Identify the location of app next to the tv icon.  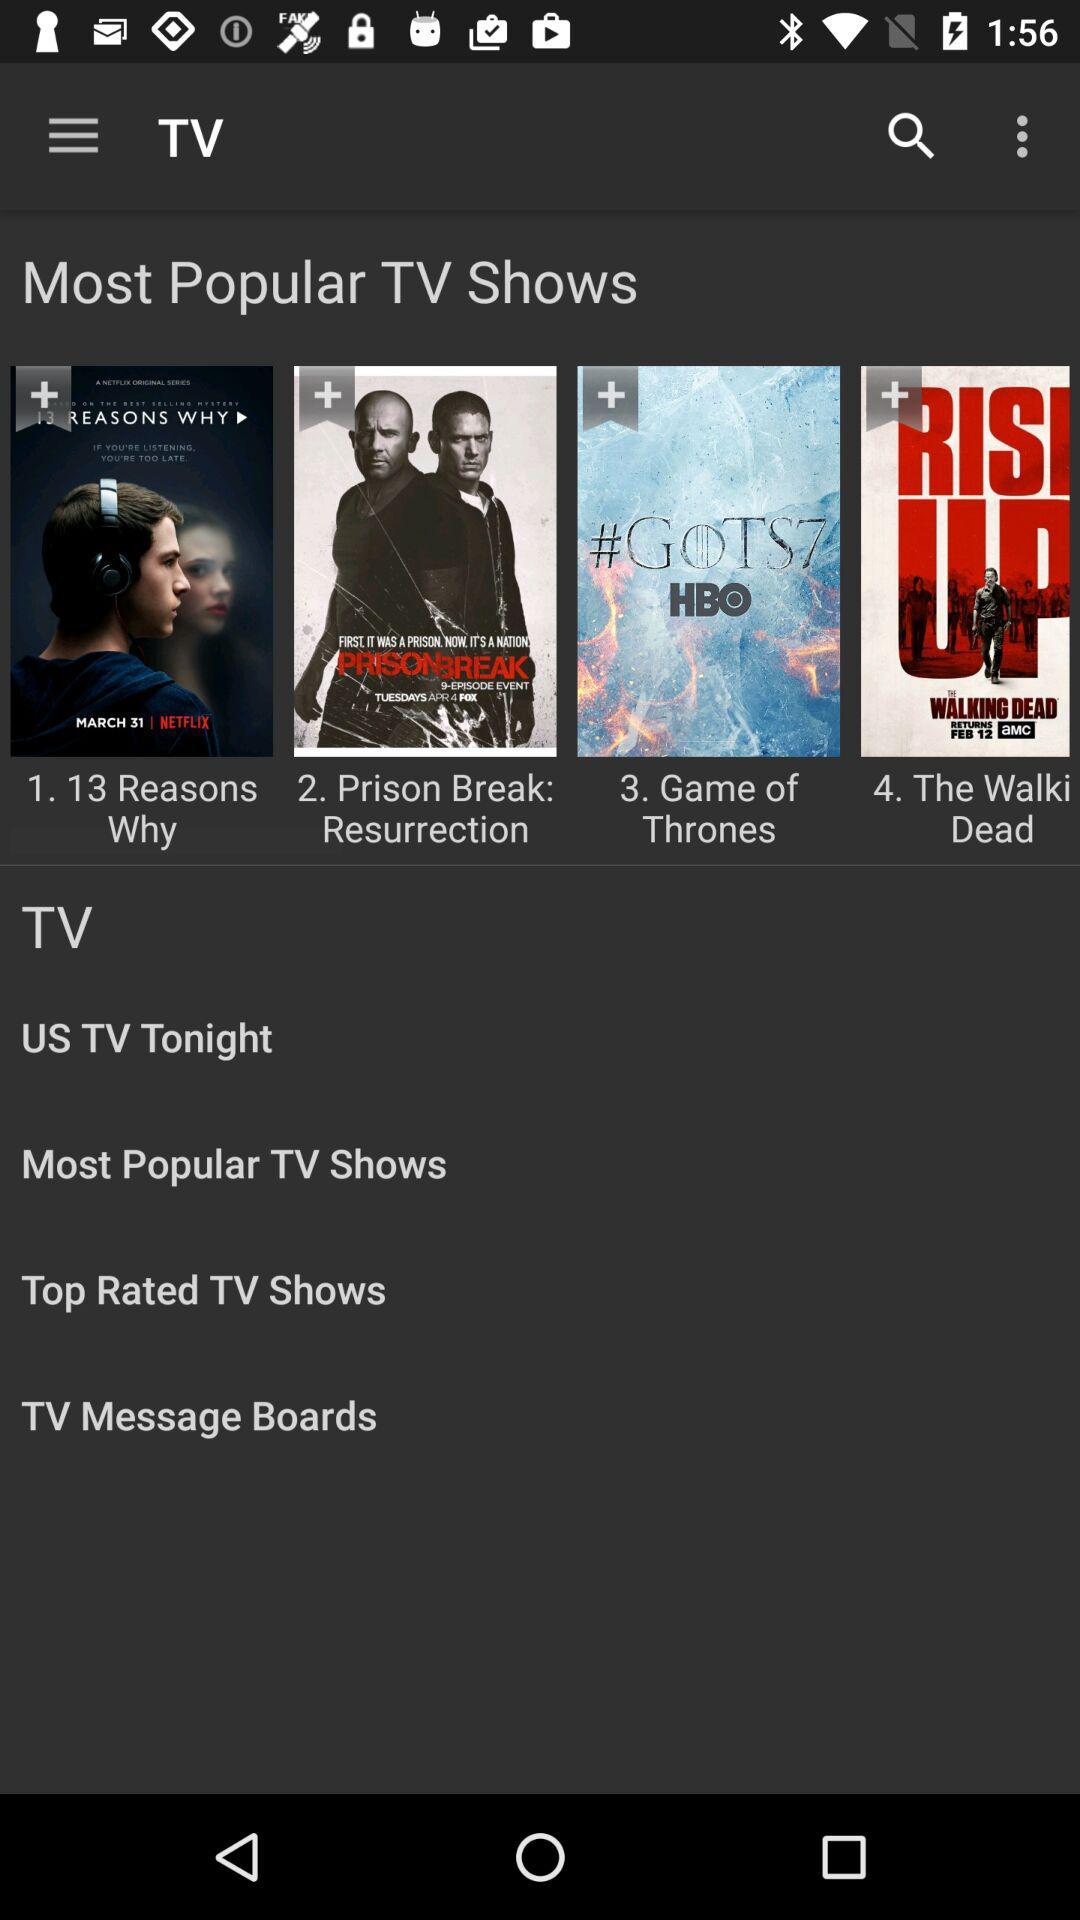
(72, 135).